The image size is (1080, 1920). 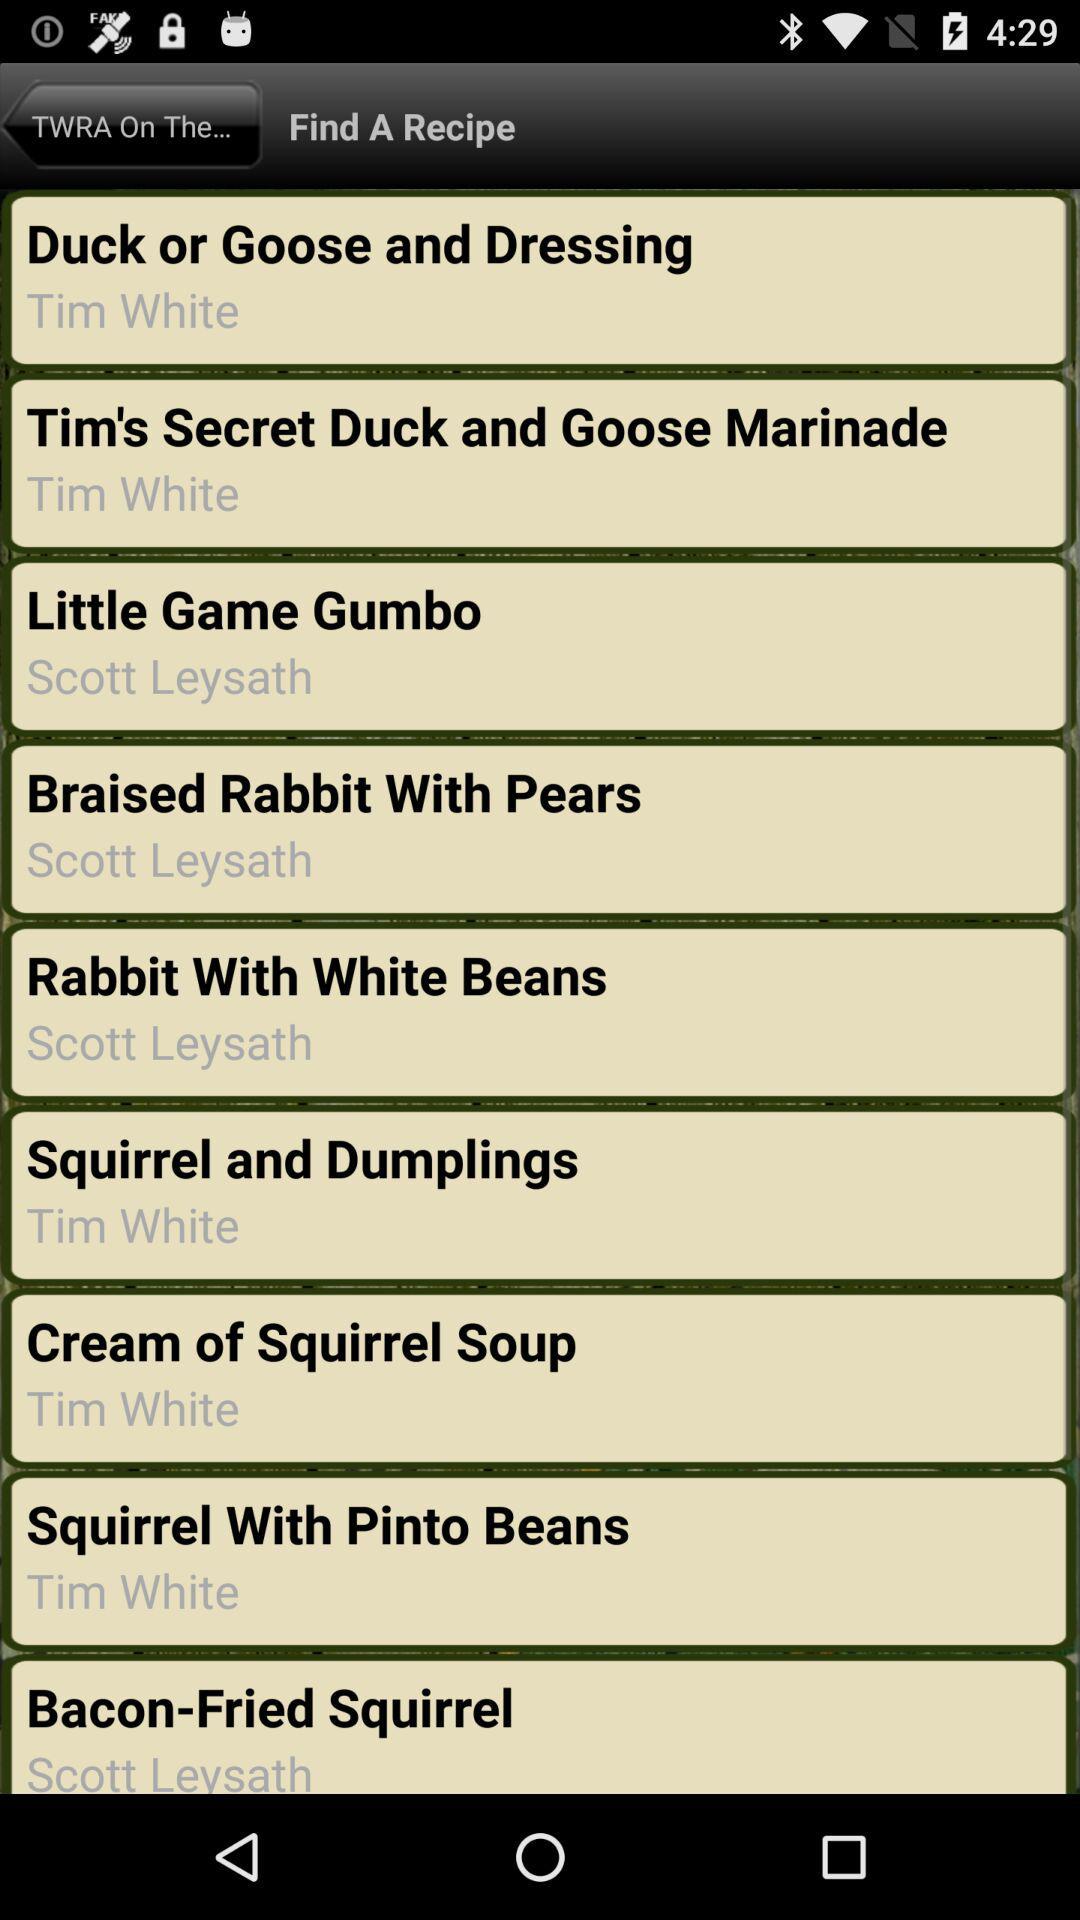 I want to click on icon above the duck or goose, so click(x=131, y=124).